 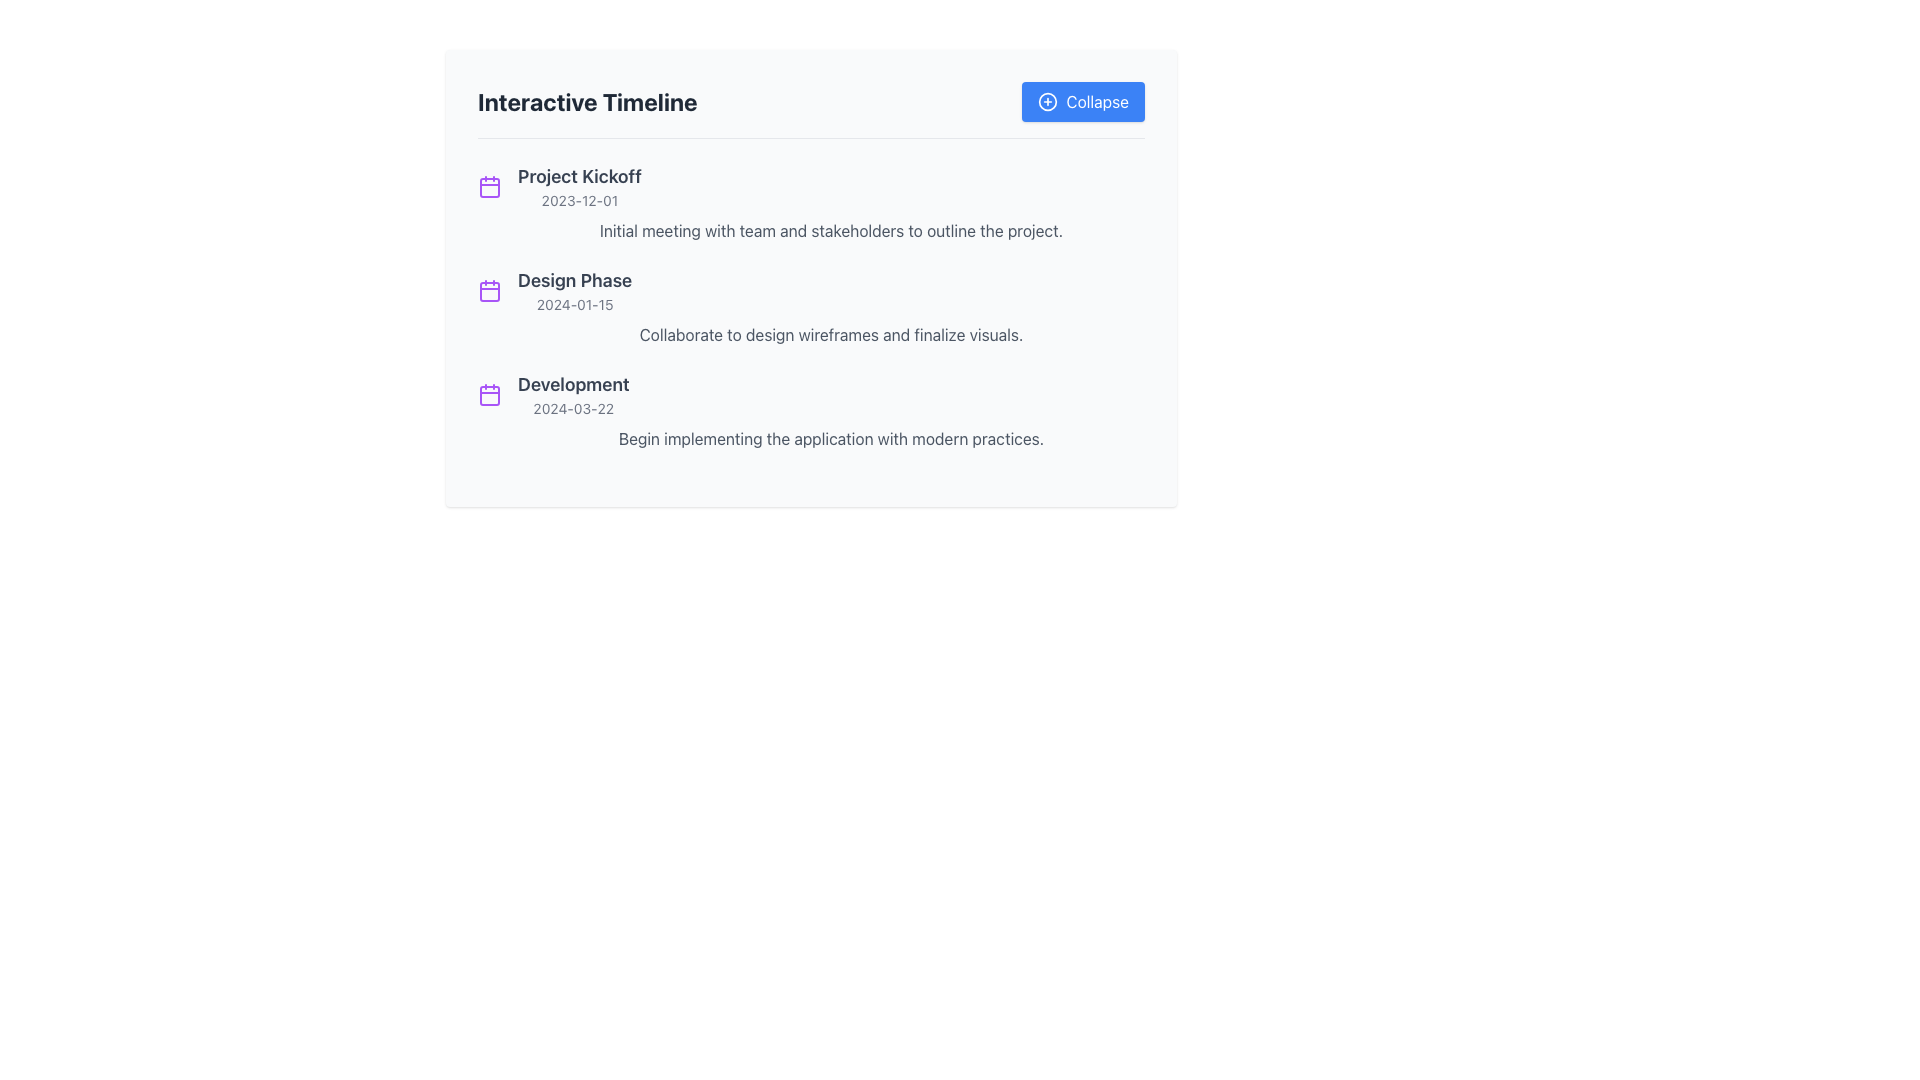 I want to click on the circular icon with a blue plus sign, which is located to the left of the 'Collapse' button in the top-right corner of the 'Interactive Timeline' section, so click(x=1047, y=101).